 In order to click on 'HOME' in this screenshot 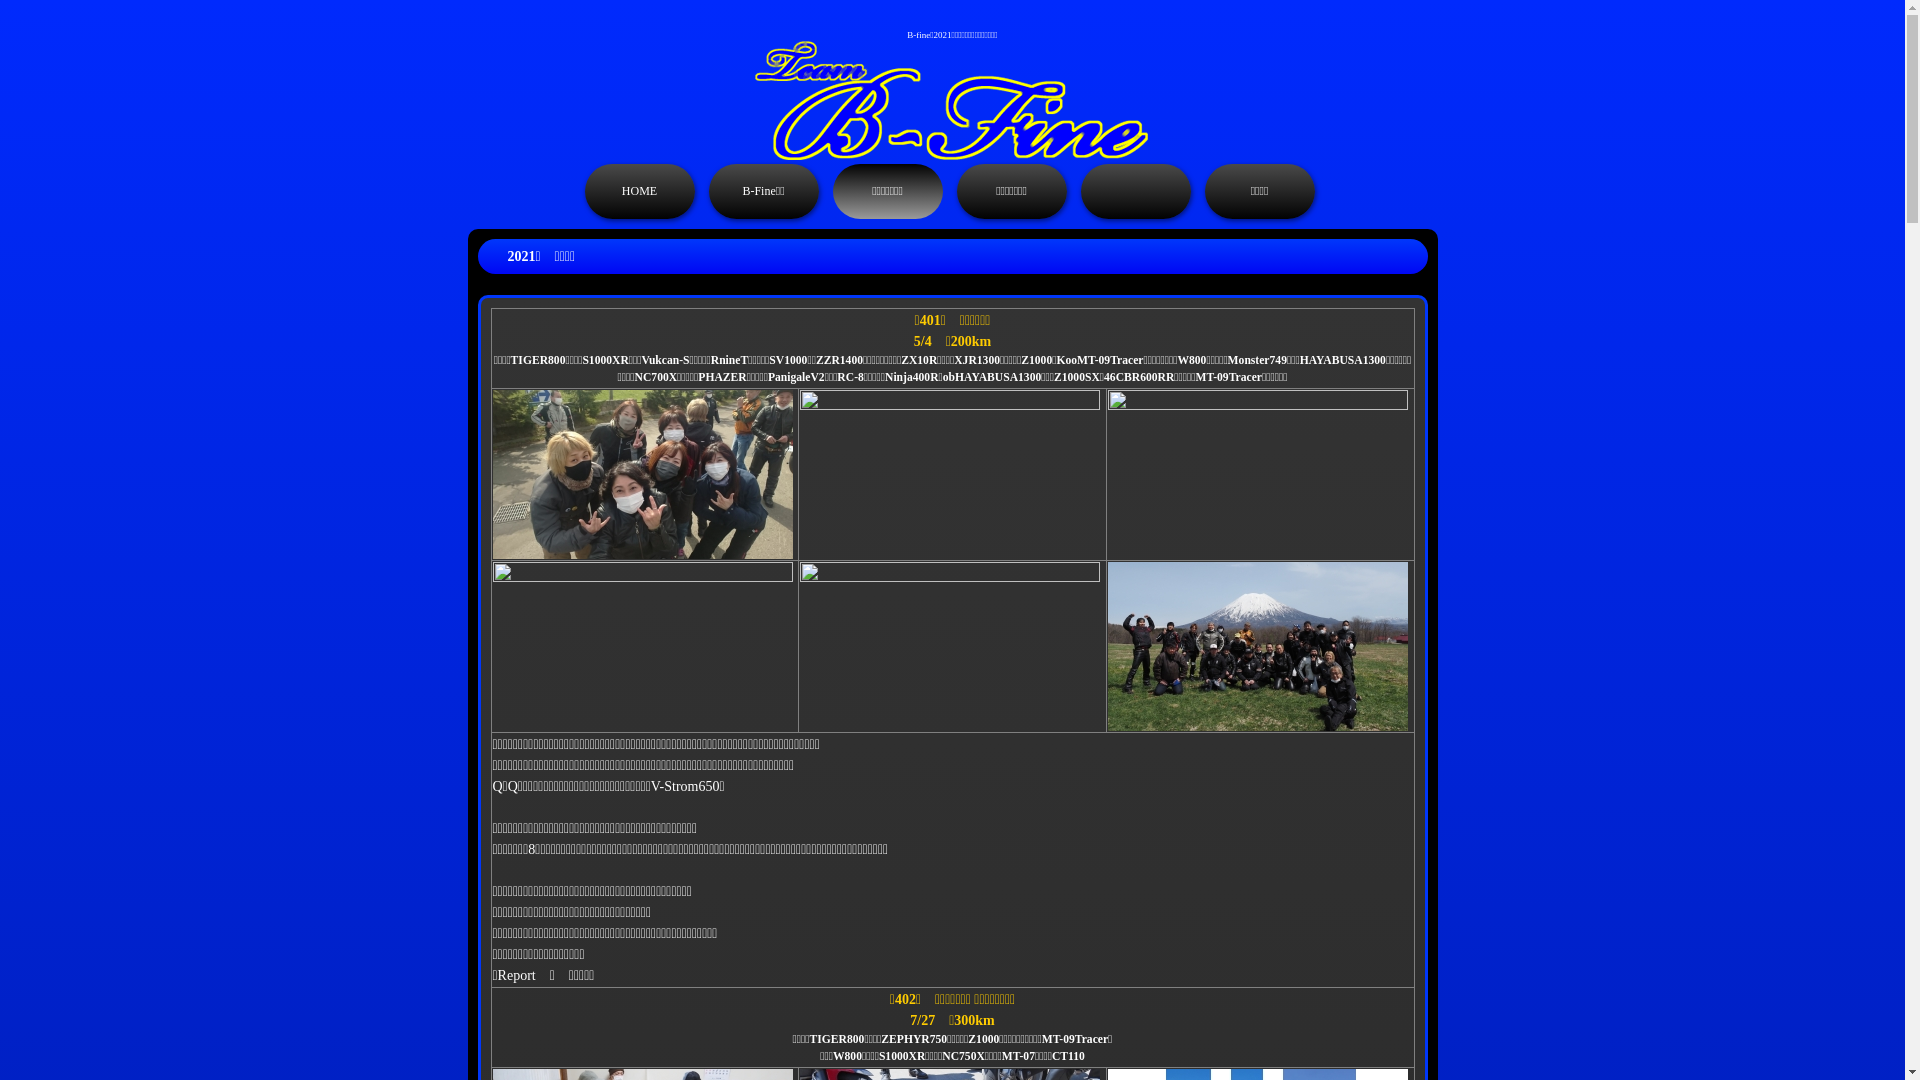, I will do `click(583, 191)`.